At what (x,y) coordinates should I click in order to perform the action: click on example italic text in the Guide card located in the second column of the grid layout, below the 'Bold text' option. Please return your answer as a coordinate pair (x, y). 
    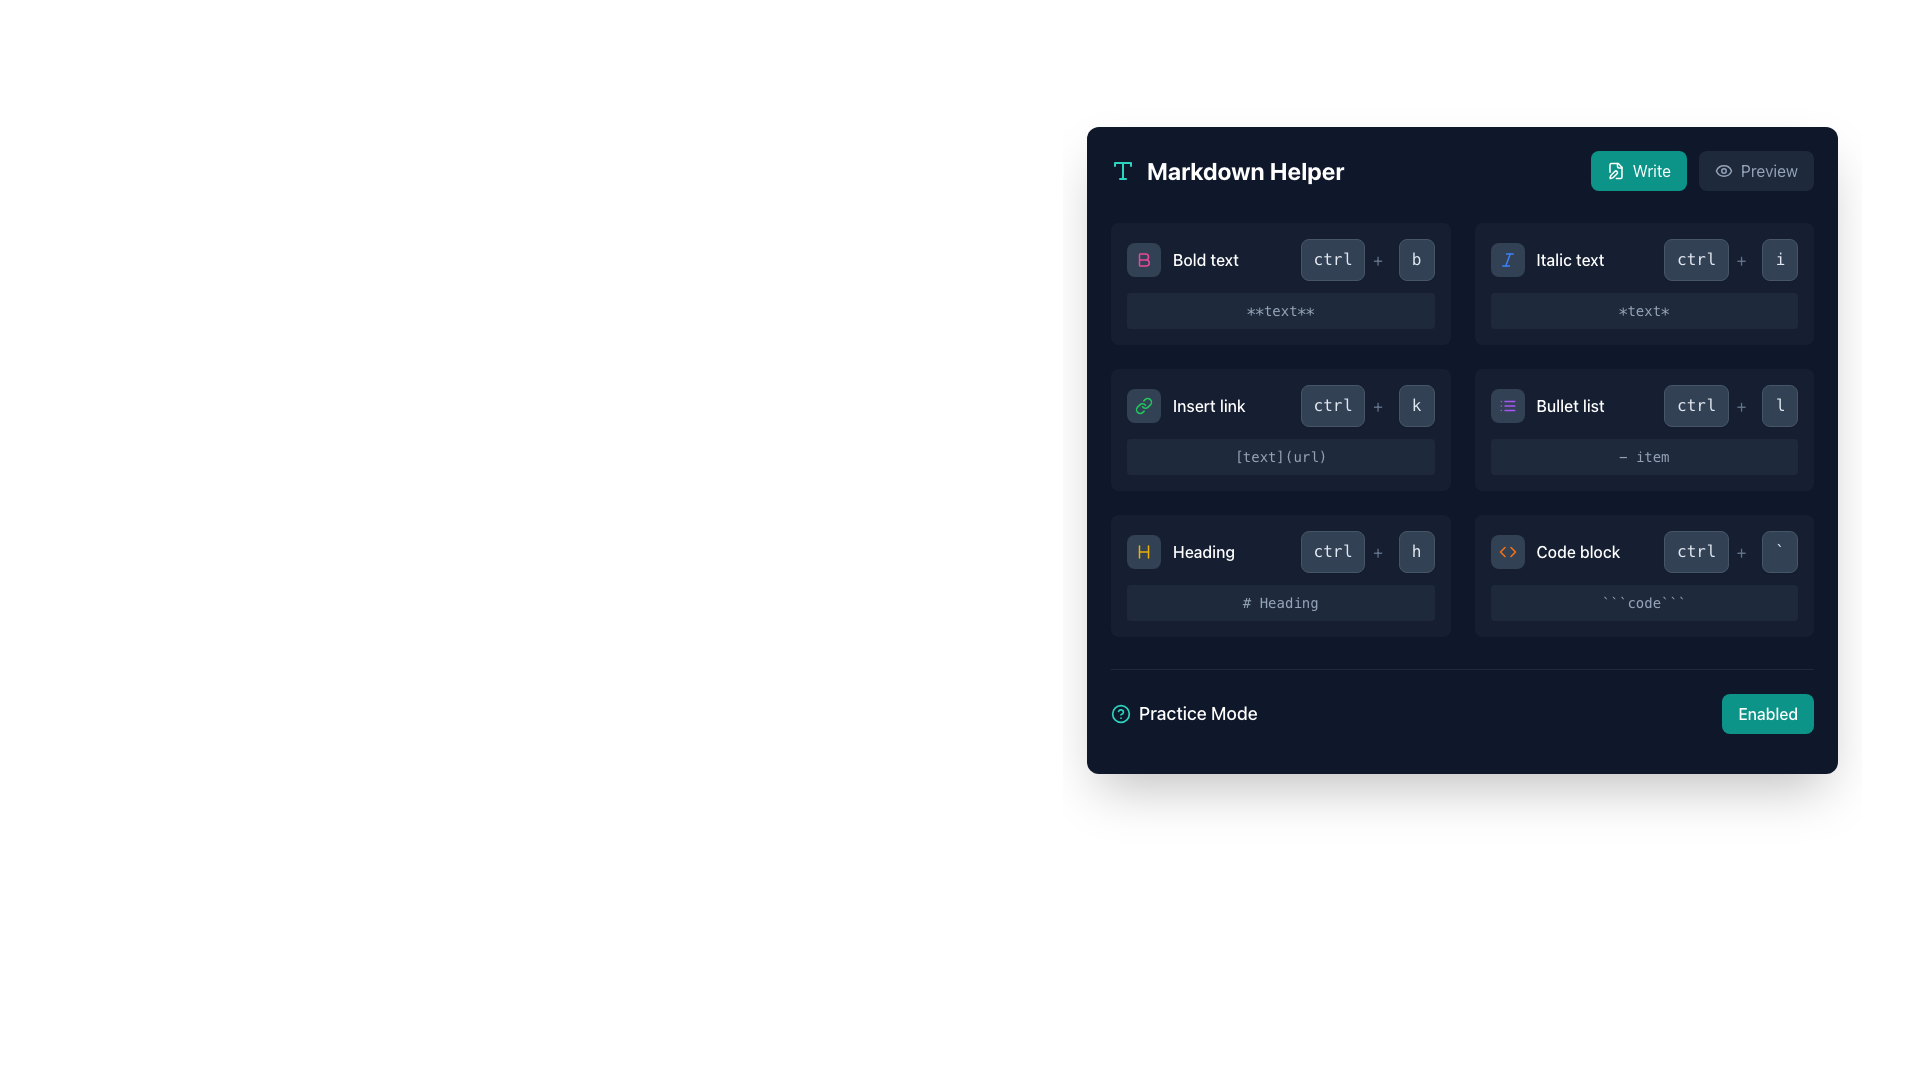
    Looking at the image, I should click on (1644, 284).